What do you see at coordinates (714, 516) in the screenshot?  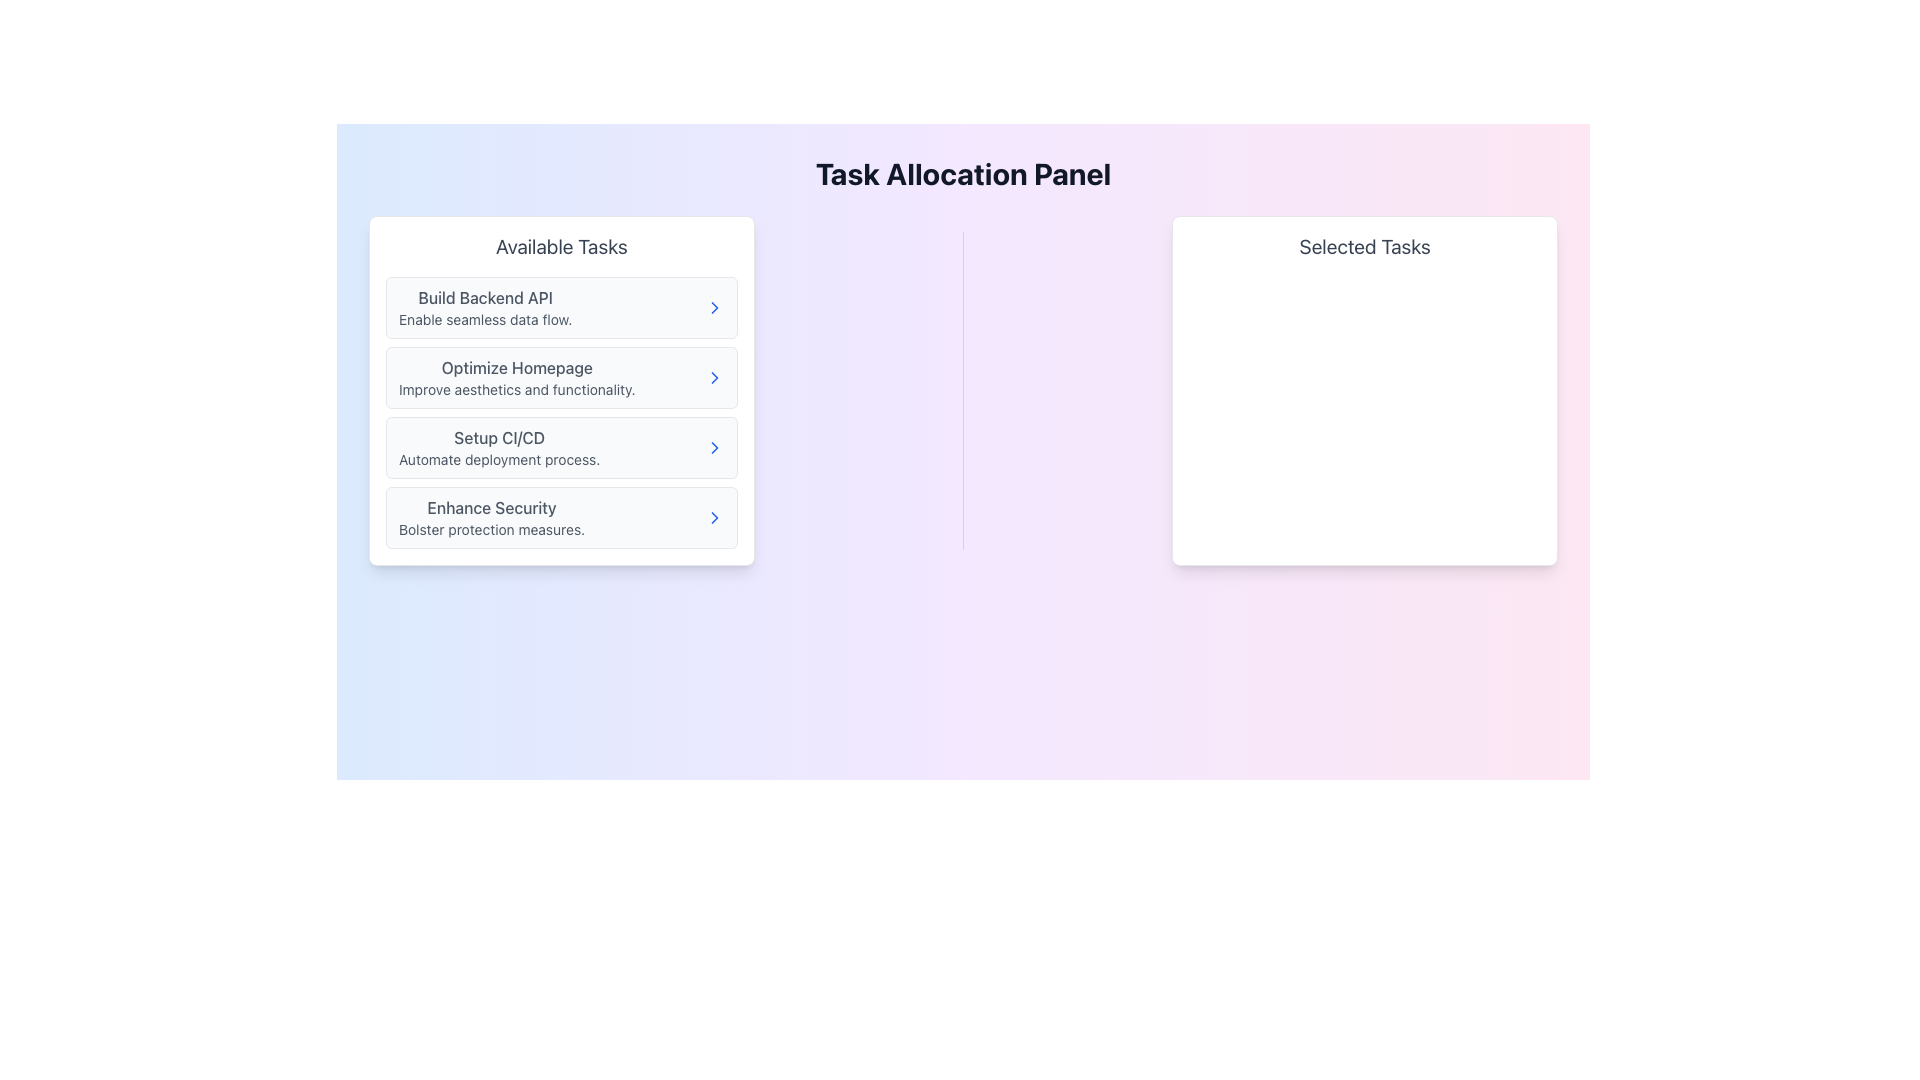 I see `the right-pointing chevron arrow button in the 'Enhance Security' list item` at bounding box center [714, 516].